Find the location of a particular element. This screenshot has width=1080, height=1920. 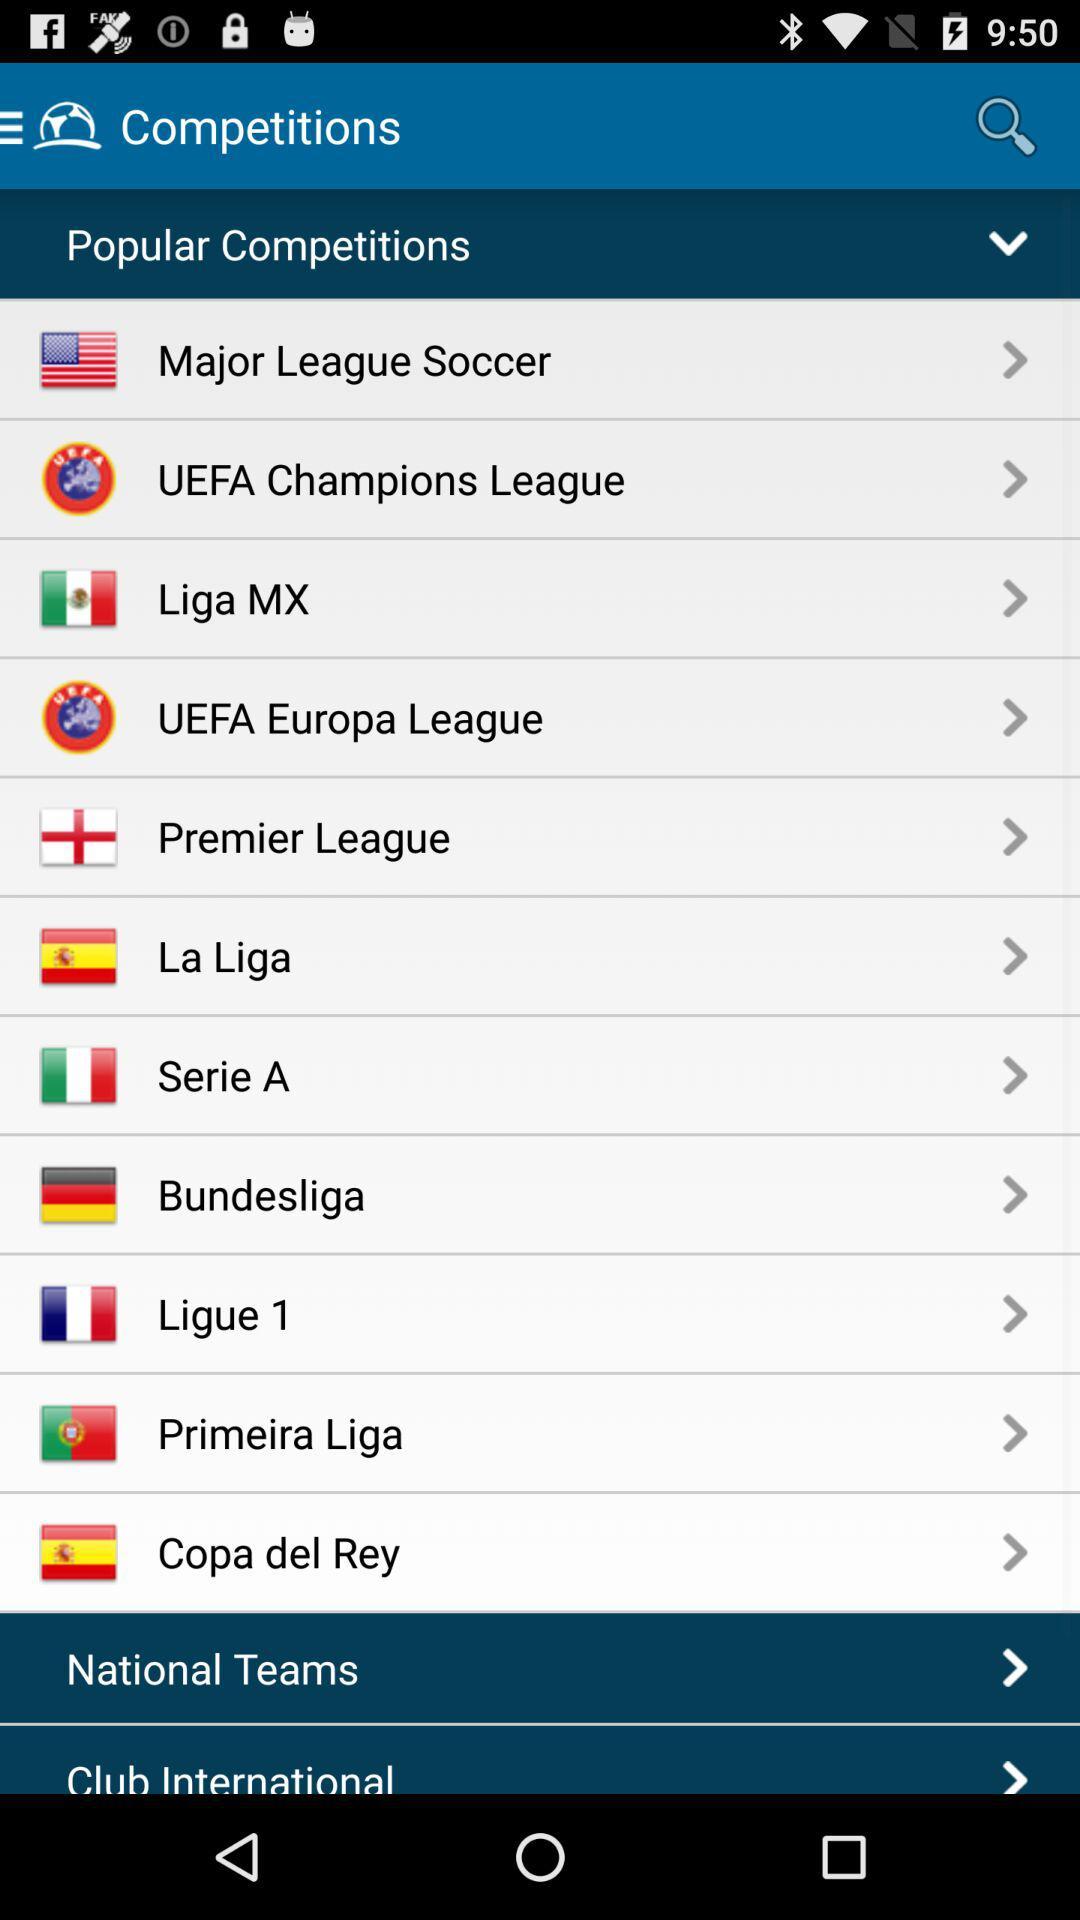

la liga item is located at coordinates (580, 954).